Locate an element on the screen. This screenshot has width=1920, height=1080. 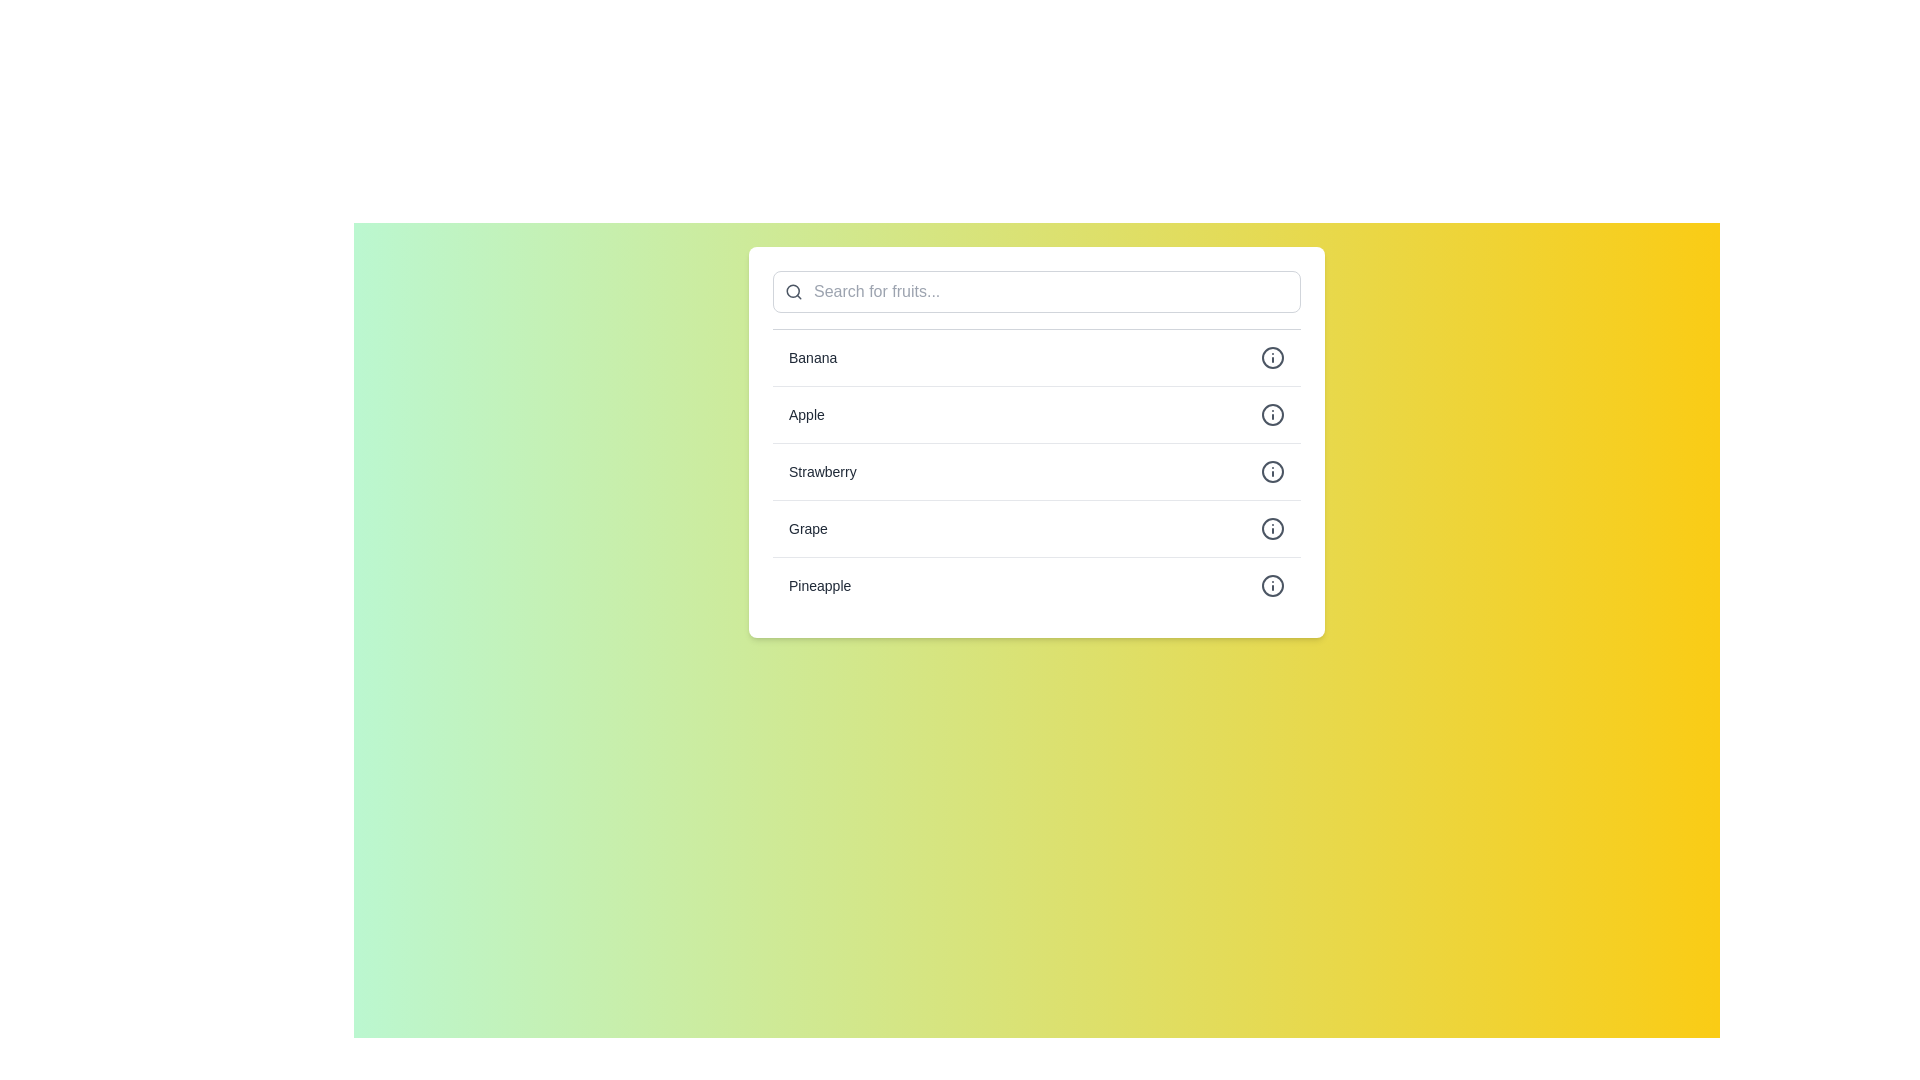
the decorative circle within the informational icon next to the 'Apple' item in the fruit list is located at coordinates (1271, 414).